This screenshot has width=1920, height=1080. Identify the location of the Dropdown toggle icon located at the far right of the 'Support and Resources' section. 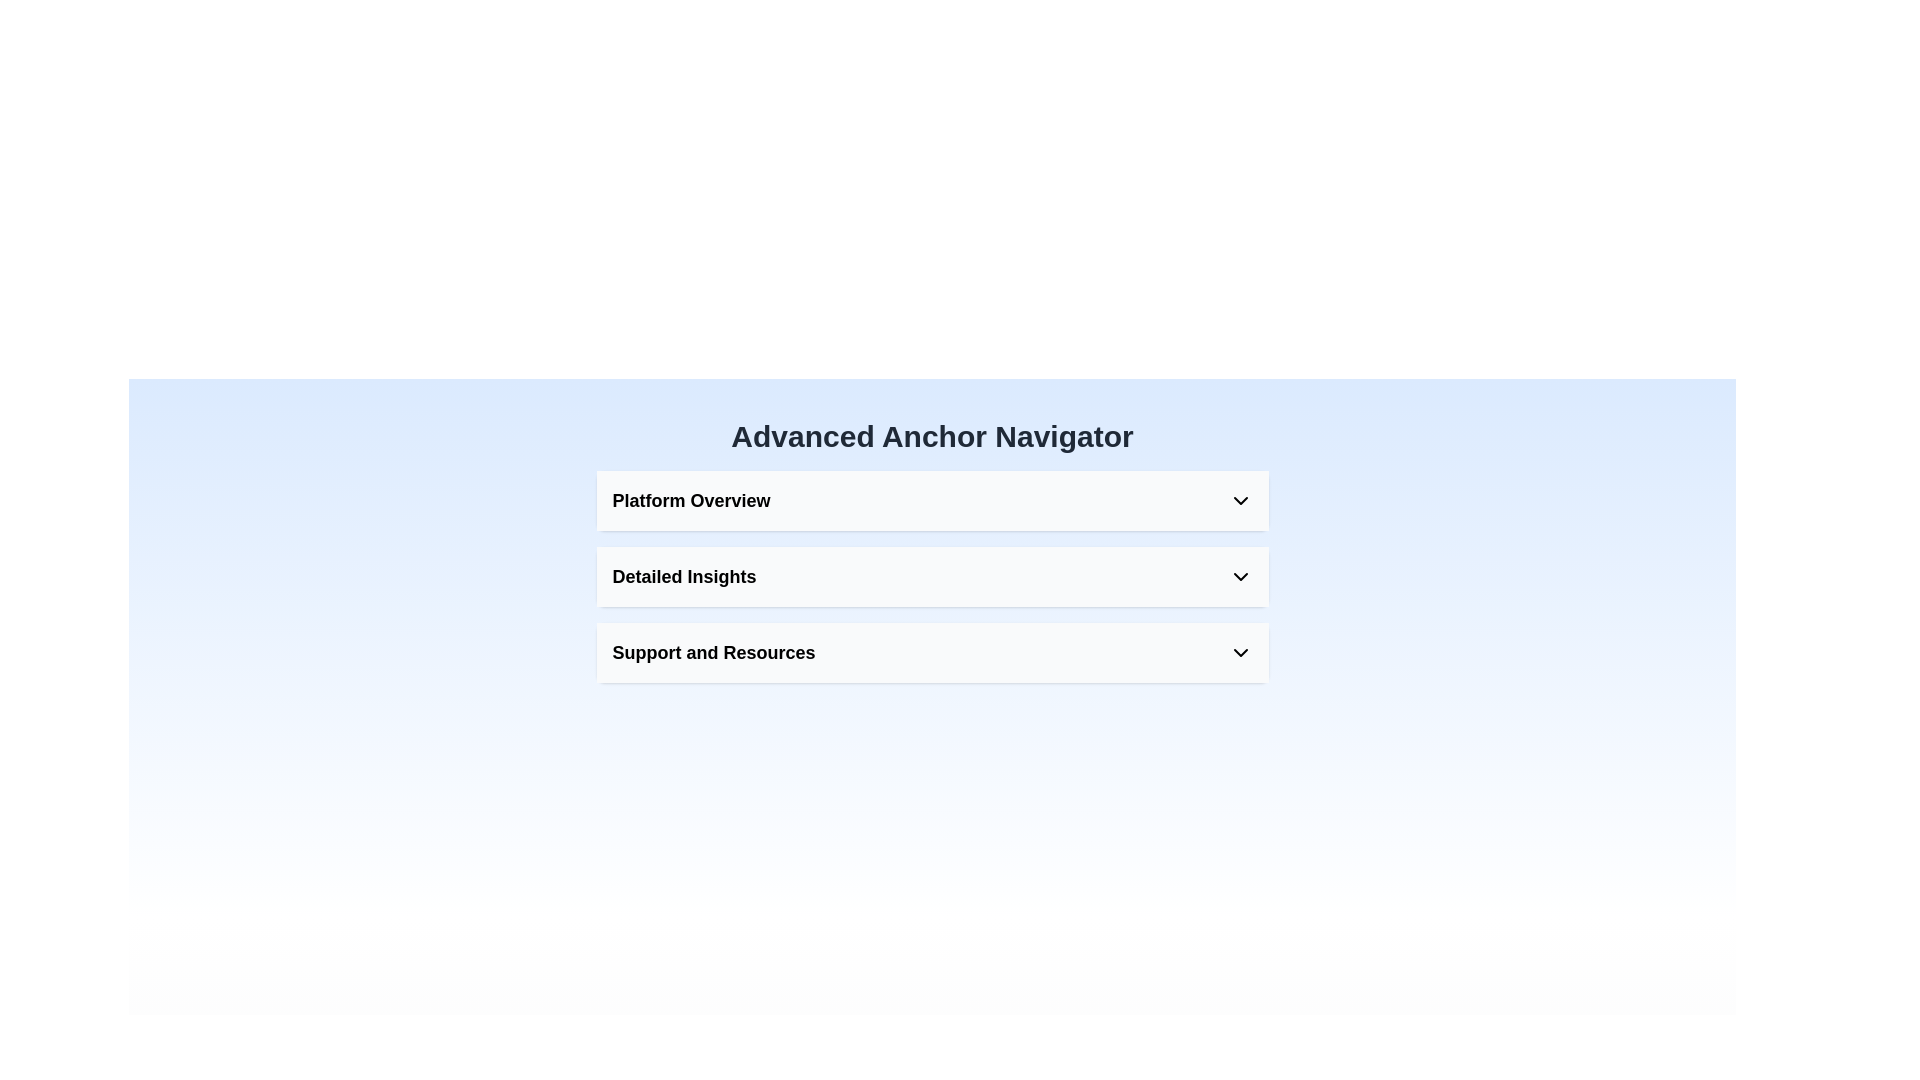
(1239, 652).